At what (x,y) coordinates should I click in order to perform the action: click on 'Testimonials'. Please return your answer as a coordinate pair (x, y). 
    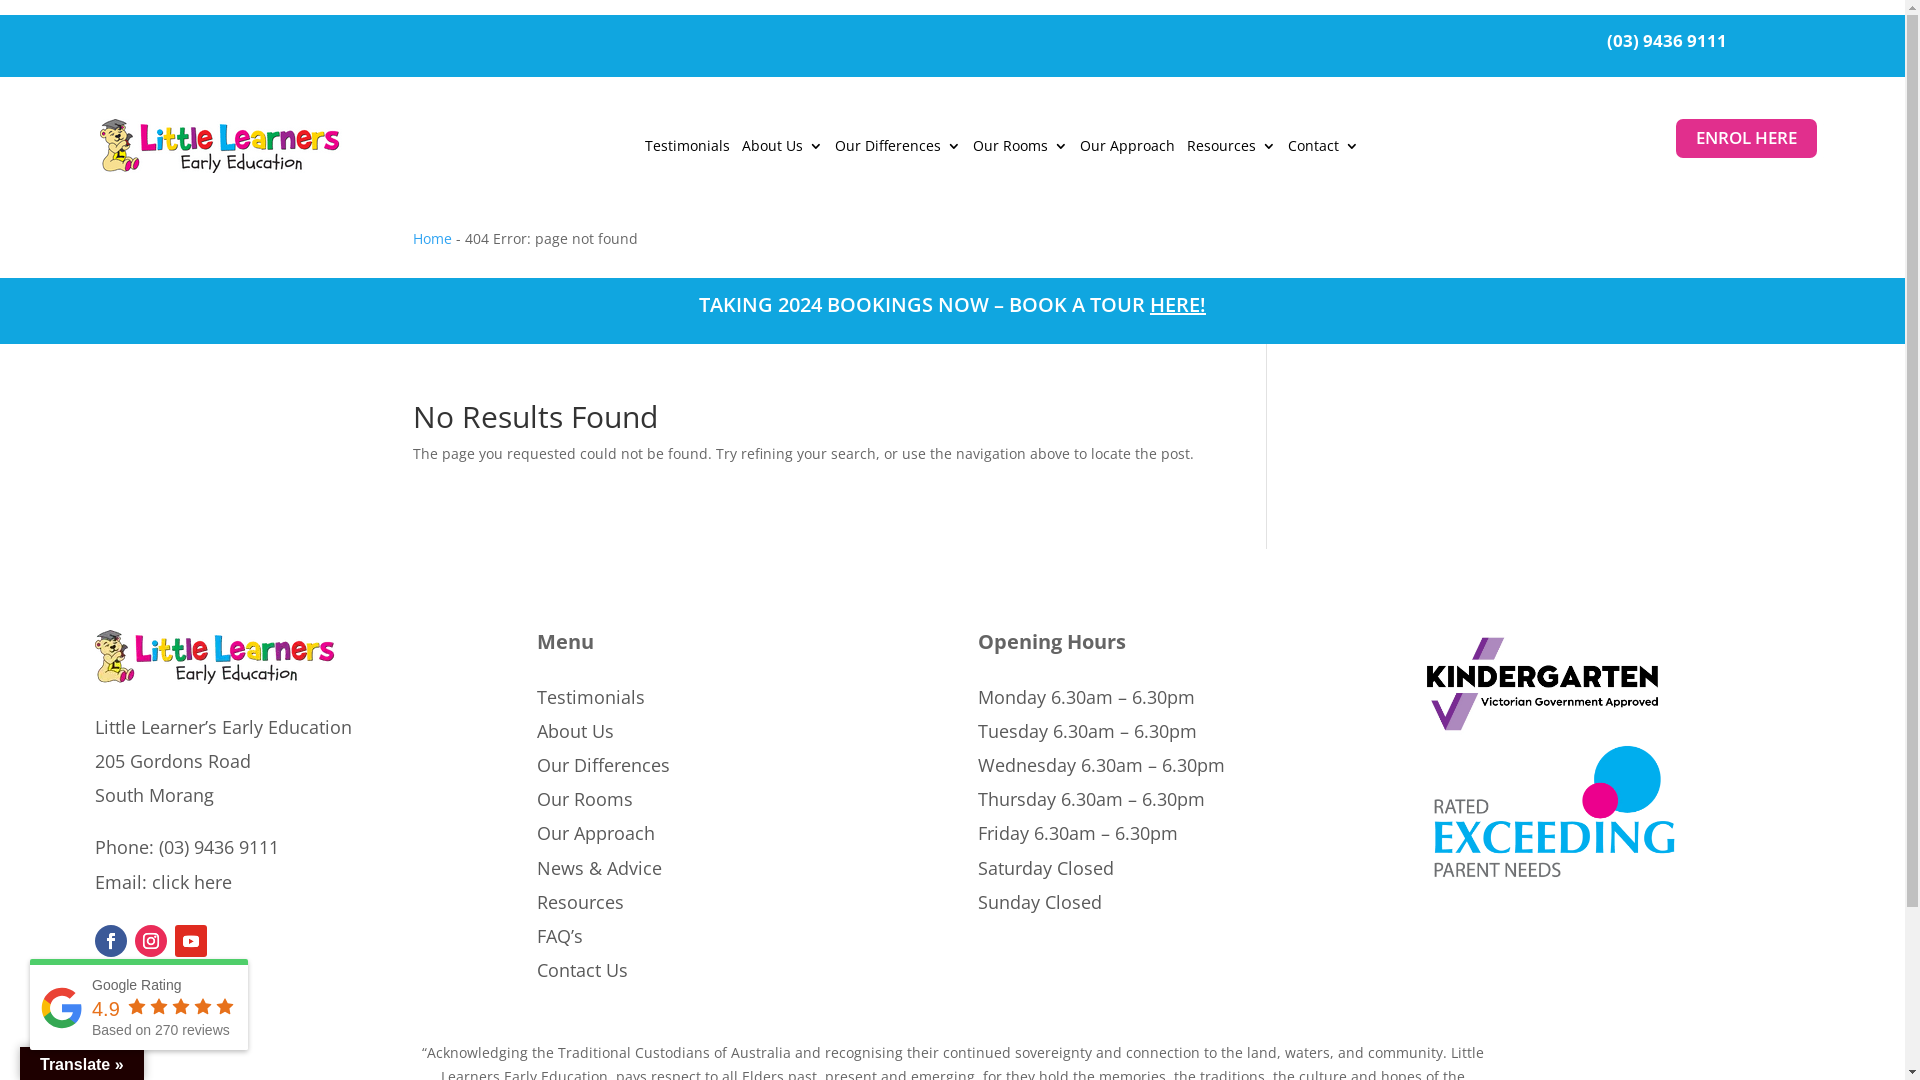
    Looking at the image, I should click on (687, 149).